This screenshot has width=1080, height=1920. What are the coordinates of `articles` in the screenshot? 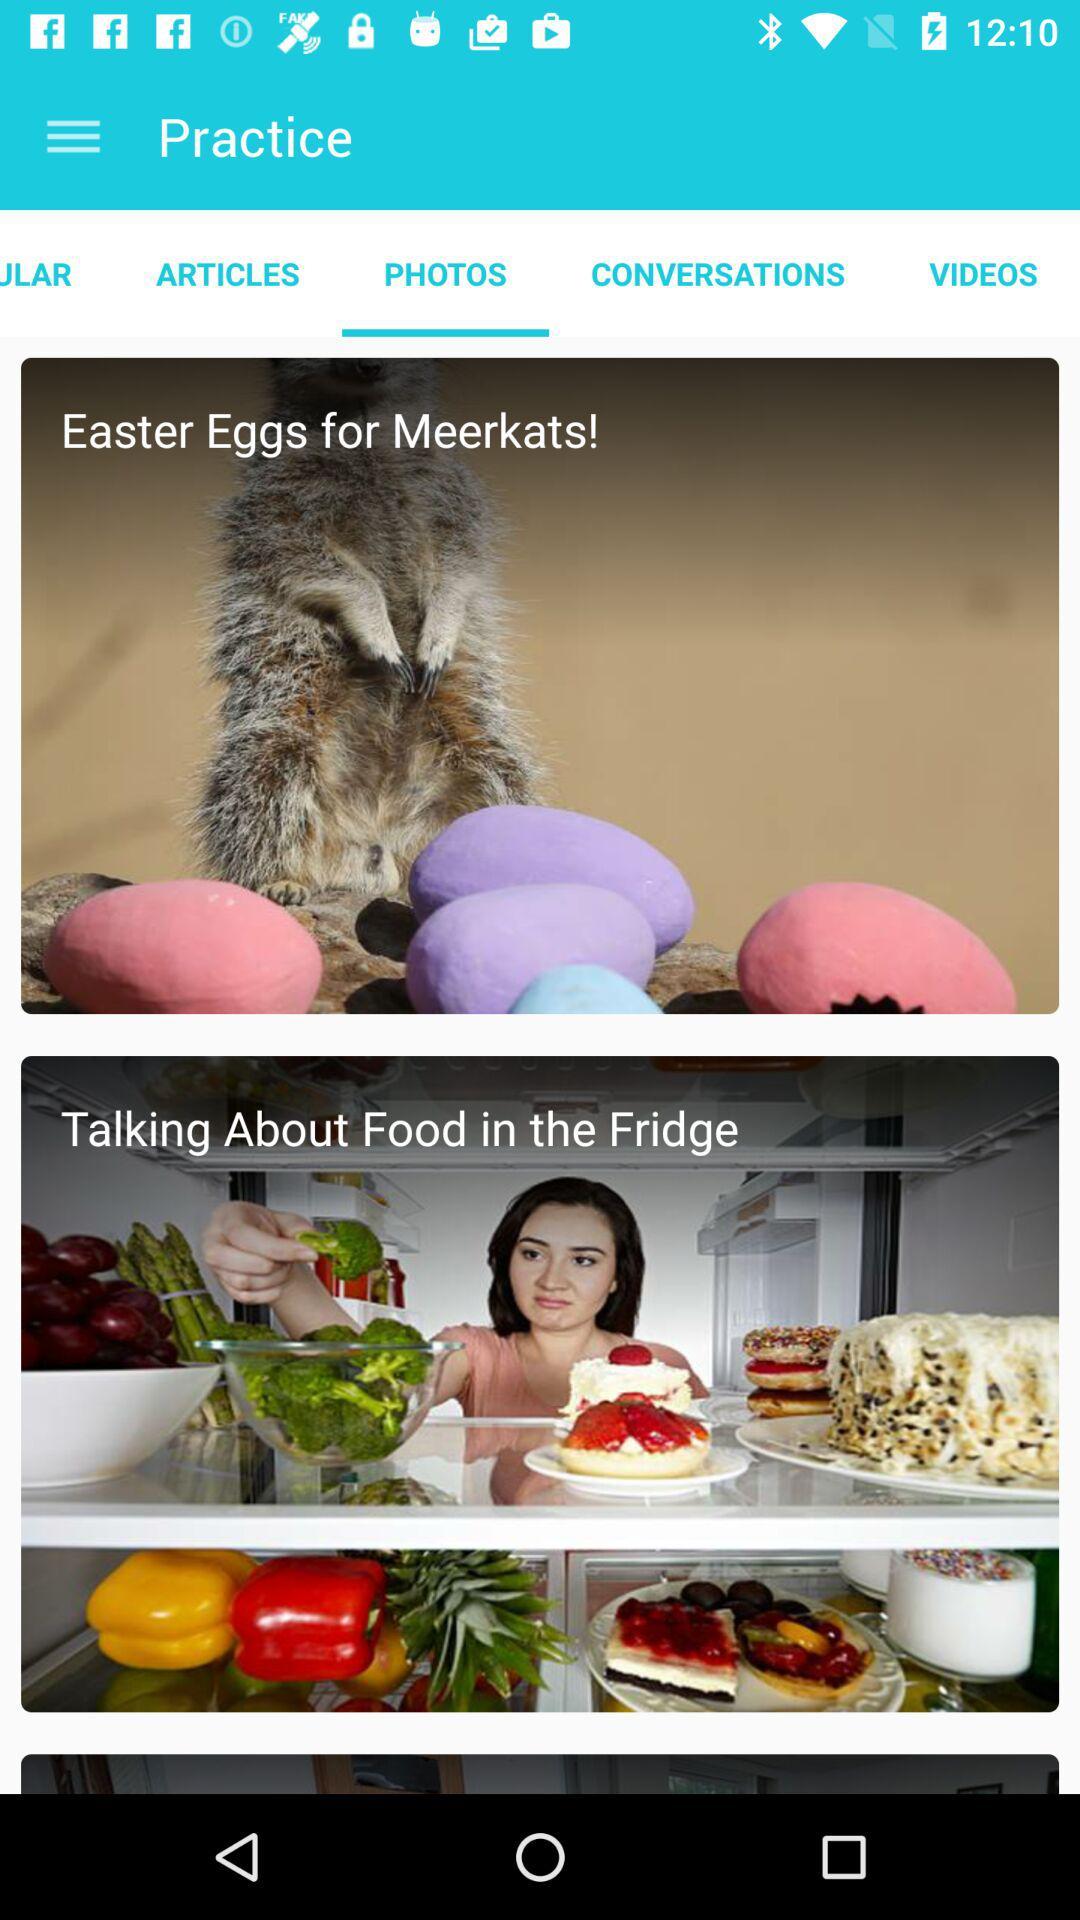 It's located at (226, 272).